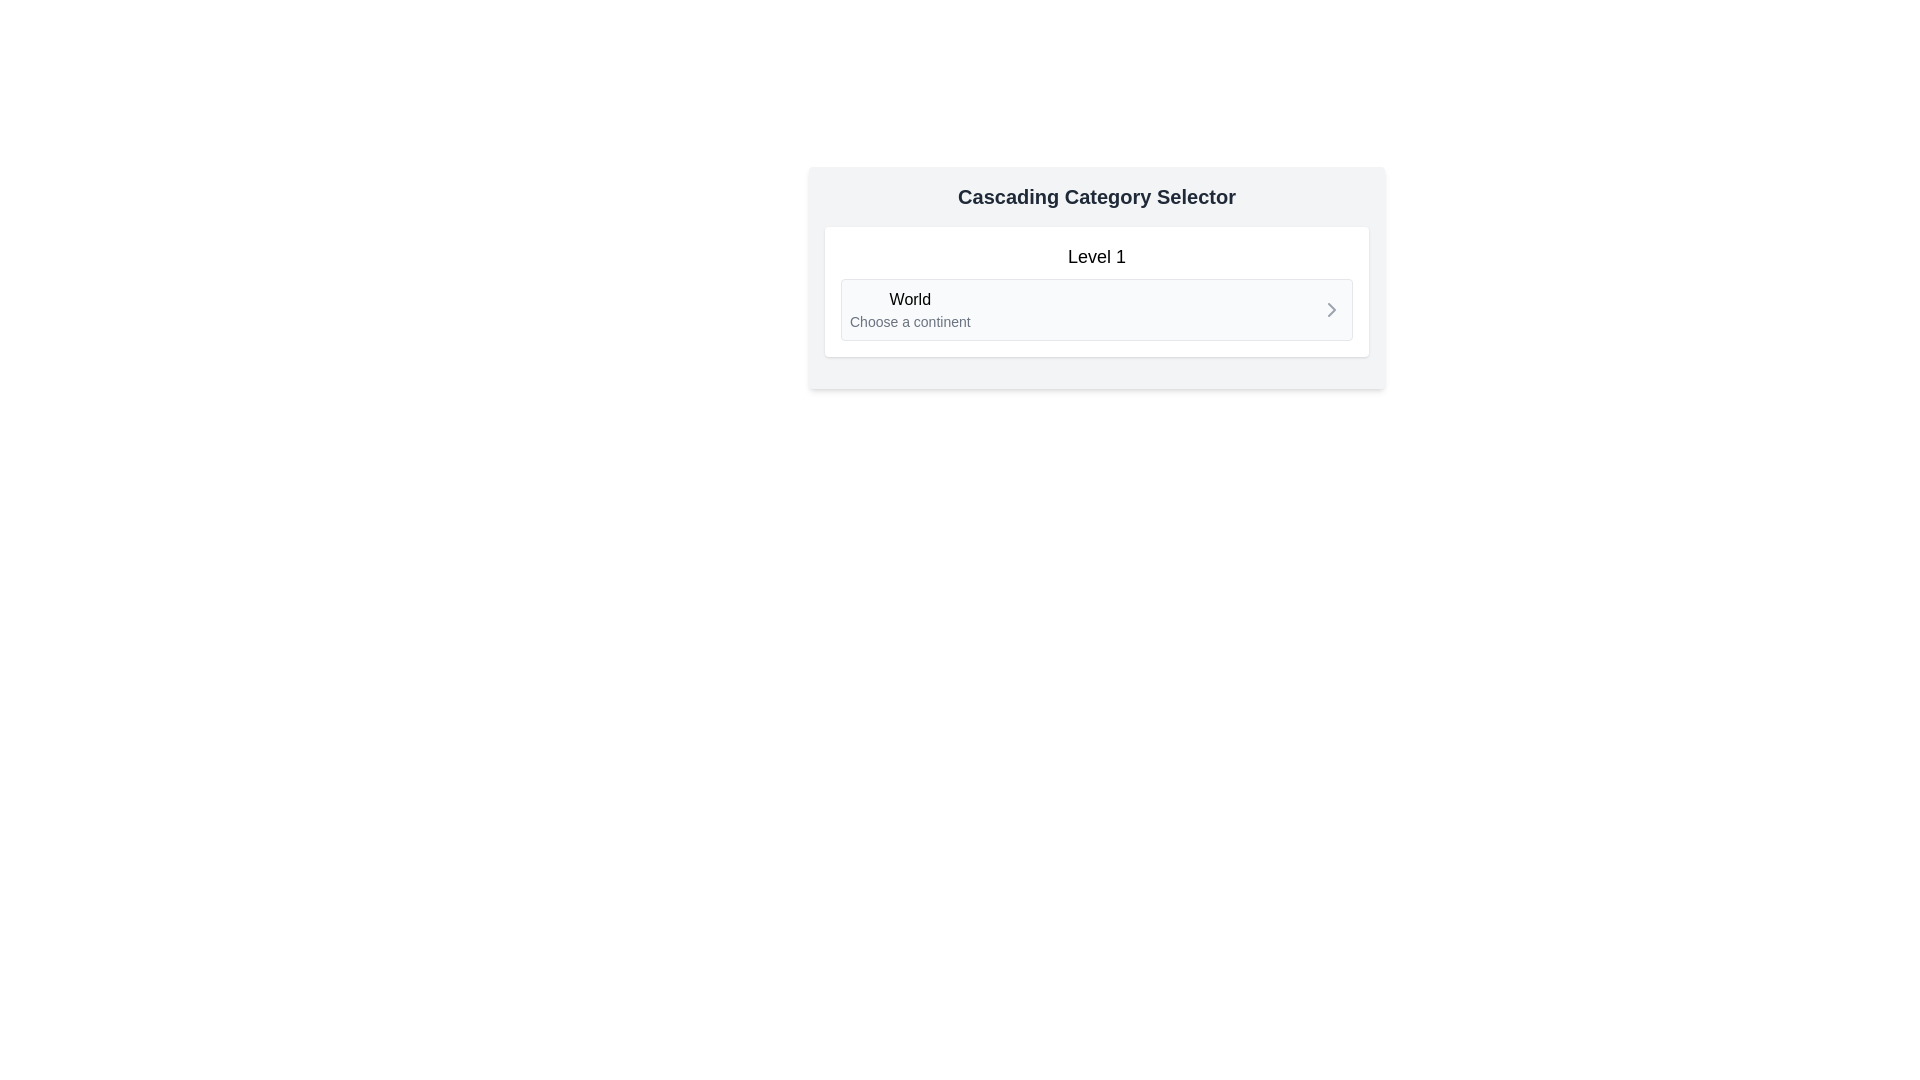  I want to click on the text label that reads 'Choose a continent', which is positioned below the 'World' label in the cascading category selector component, so click(909, 320).